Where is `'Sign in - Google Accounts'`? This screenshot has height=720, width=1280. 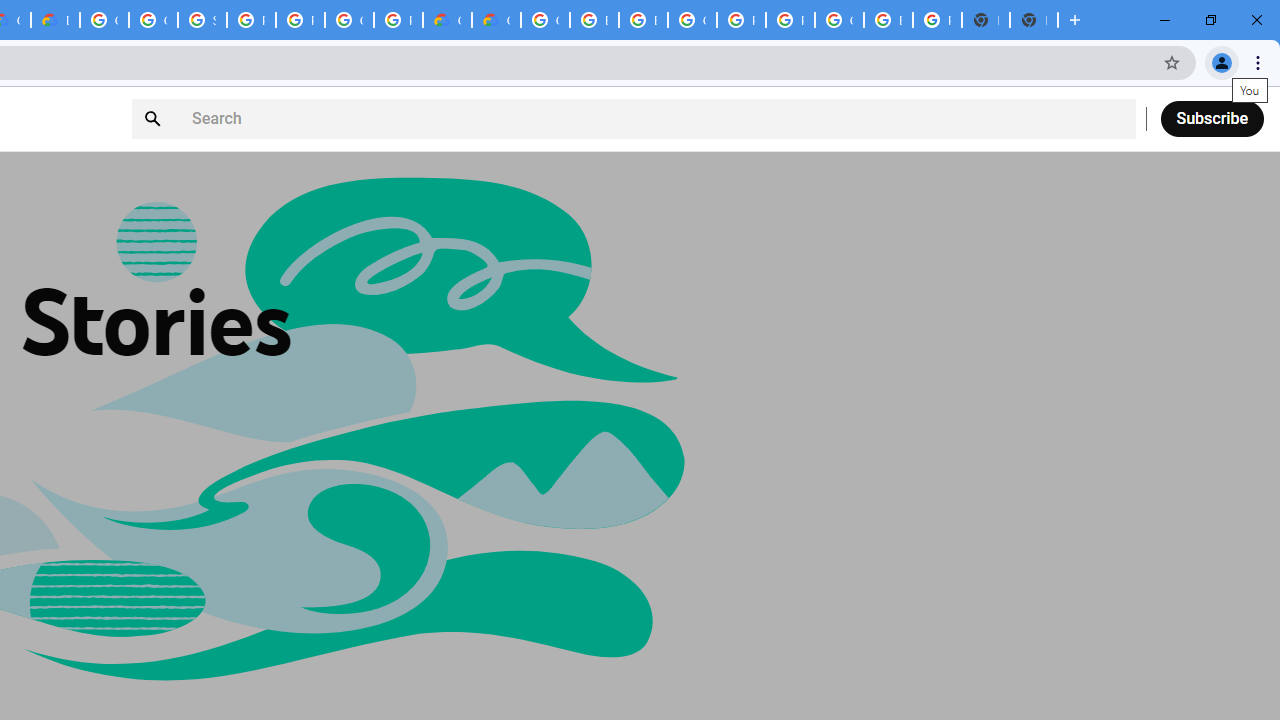
'Sign in - Google Accounts' is located at coordinates (202, 20).